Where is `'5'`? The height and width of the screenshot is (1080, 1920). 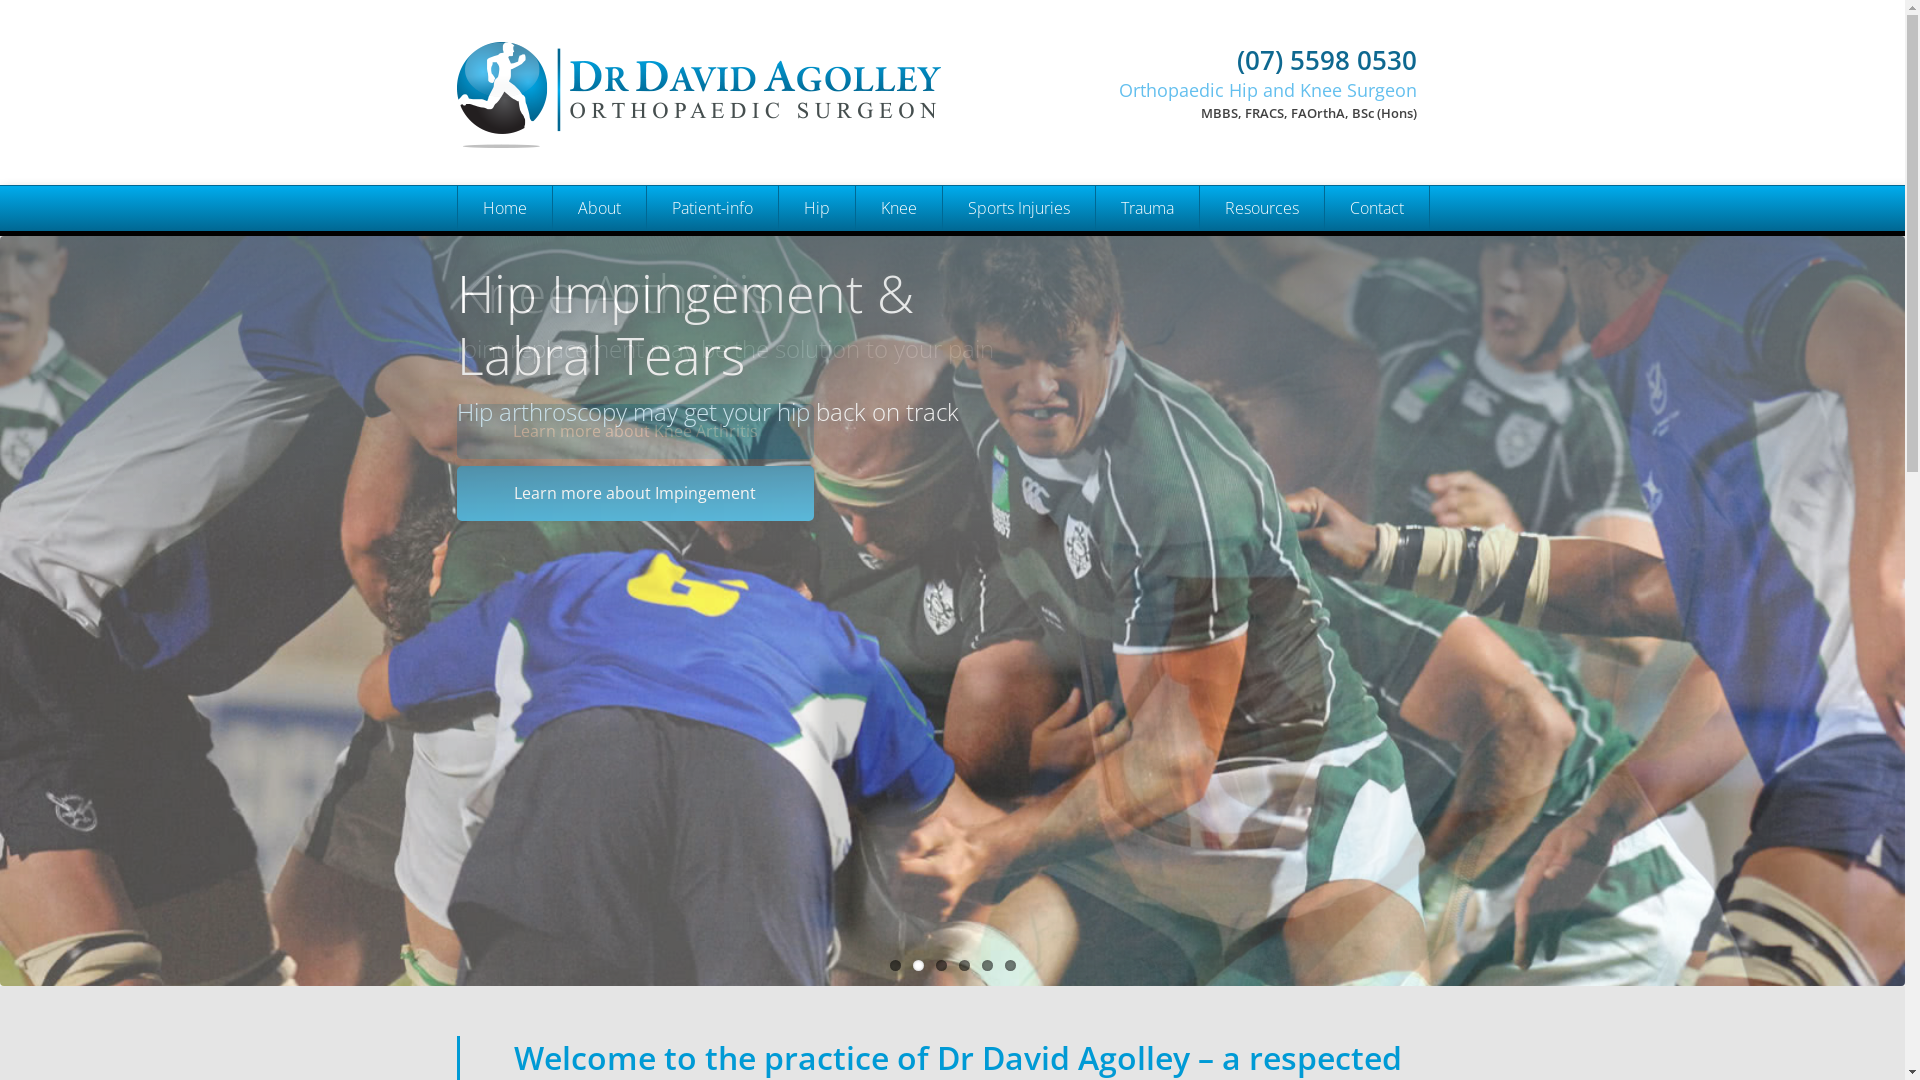 '5' is located at coordinates (987, 964).